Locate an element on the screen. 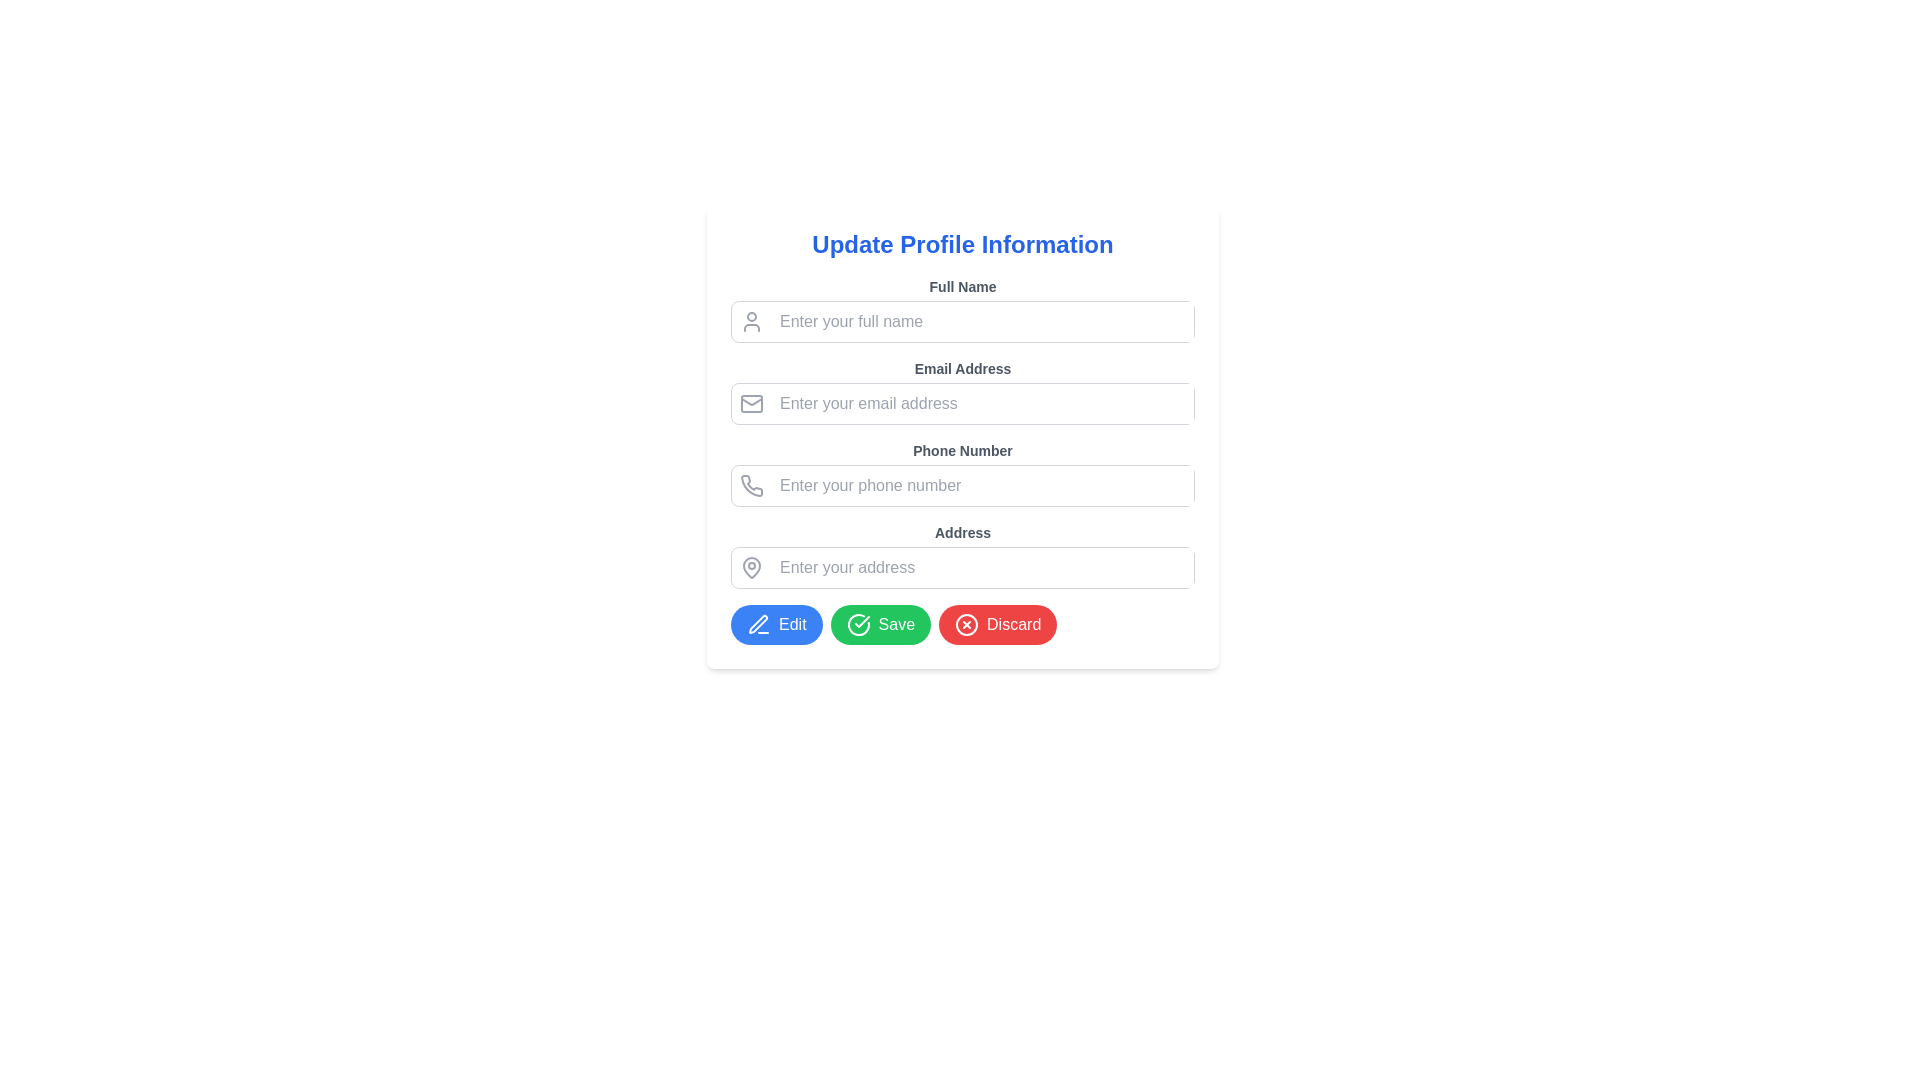  the 'Address' text label, which is styled in bold, small font and positioned above an input field in the form layout is located at coordinates (963, 531).